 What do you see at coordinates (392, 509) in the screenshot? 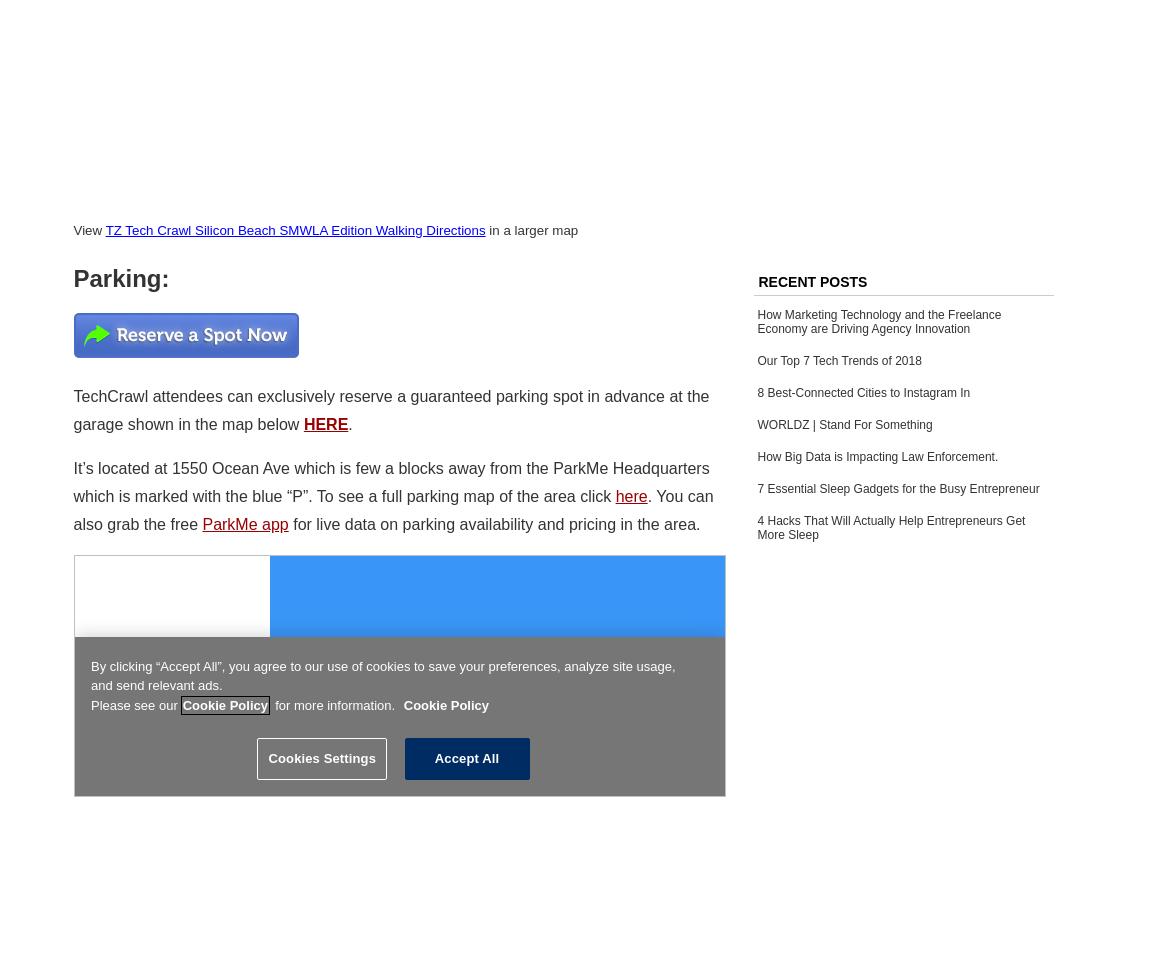
I see `'. You can also grab the free'` at bounding box center [392, 509].